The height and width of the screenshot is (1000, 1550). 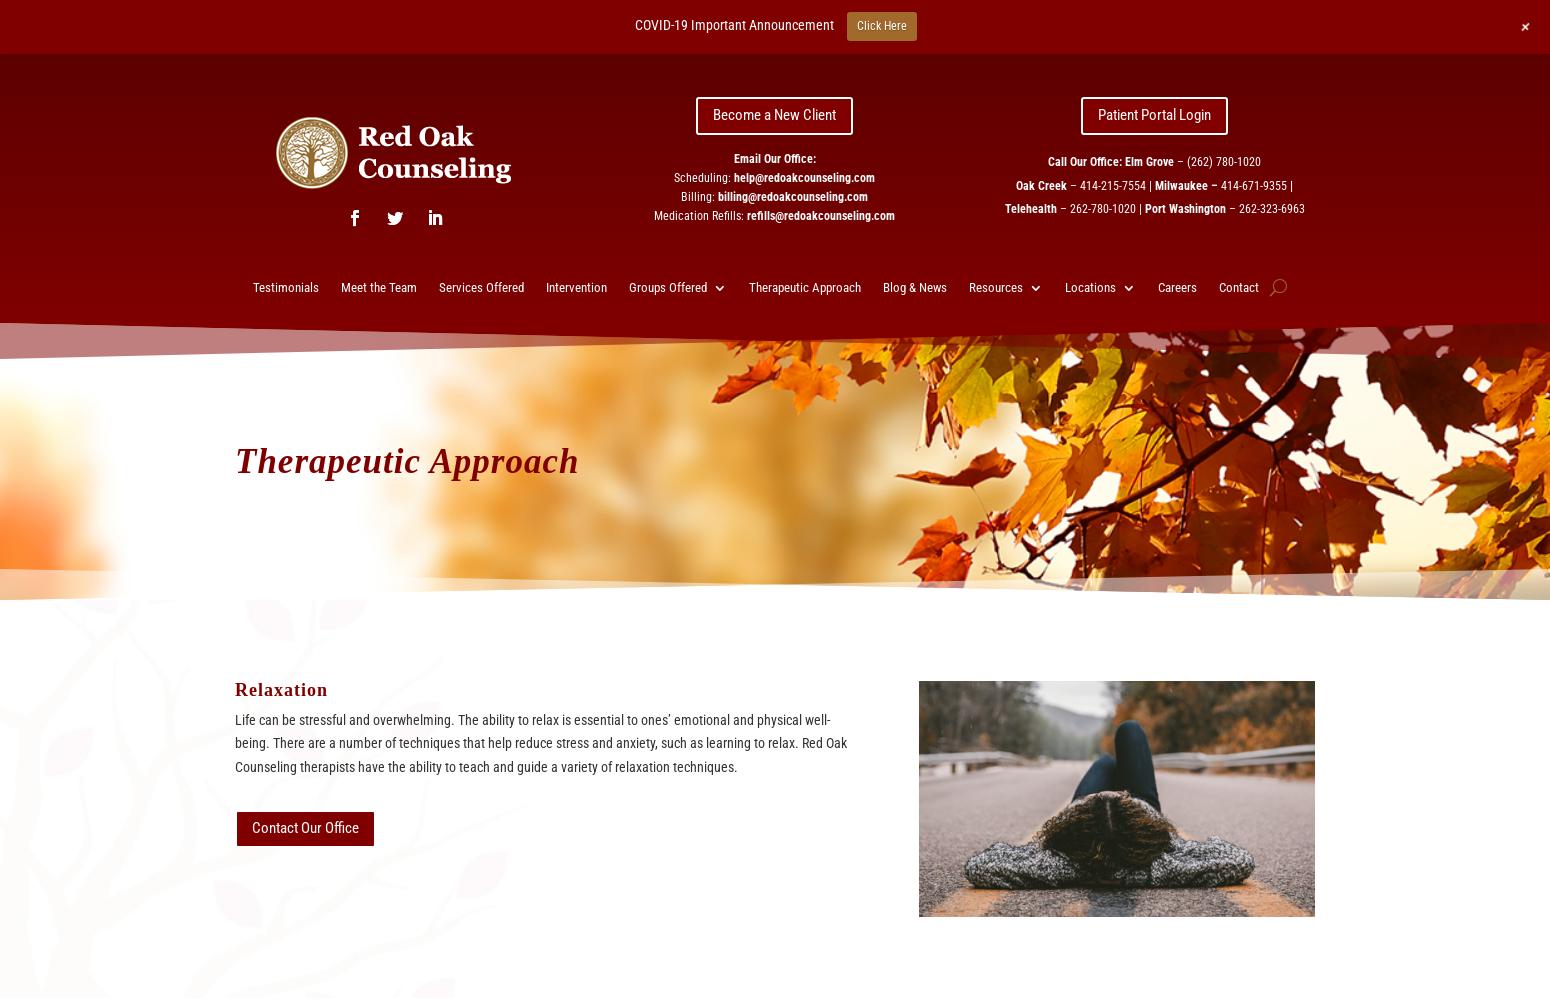 I want to click on 'Mental Health Groups', so click(x=712, y=503).